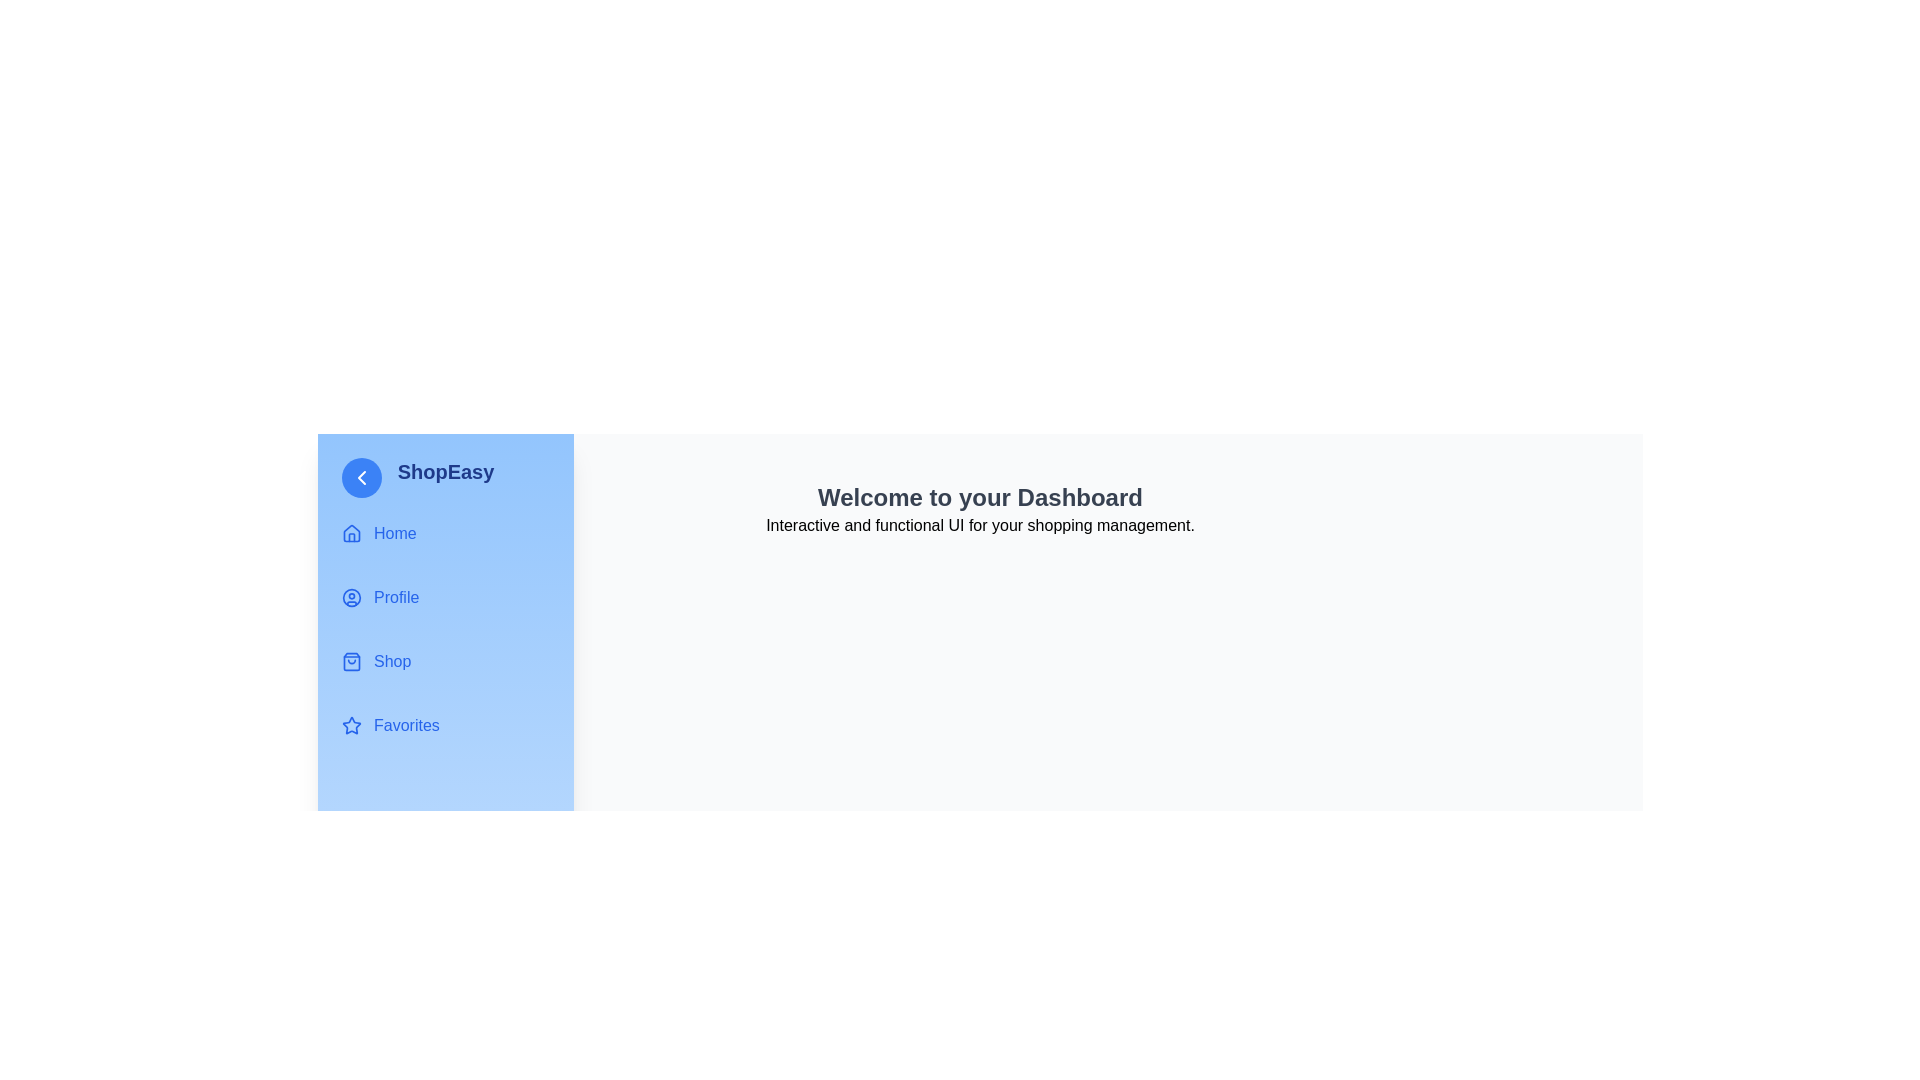 This screenshot has width=1920, height=1080. What do you see at coordinates (980, 496) in the screenshot?
I see `the header text element displaying 'Welcome to your Dashboard', which is prominently positioned at the top-center of the main panel` at bounding box center [980, 496].